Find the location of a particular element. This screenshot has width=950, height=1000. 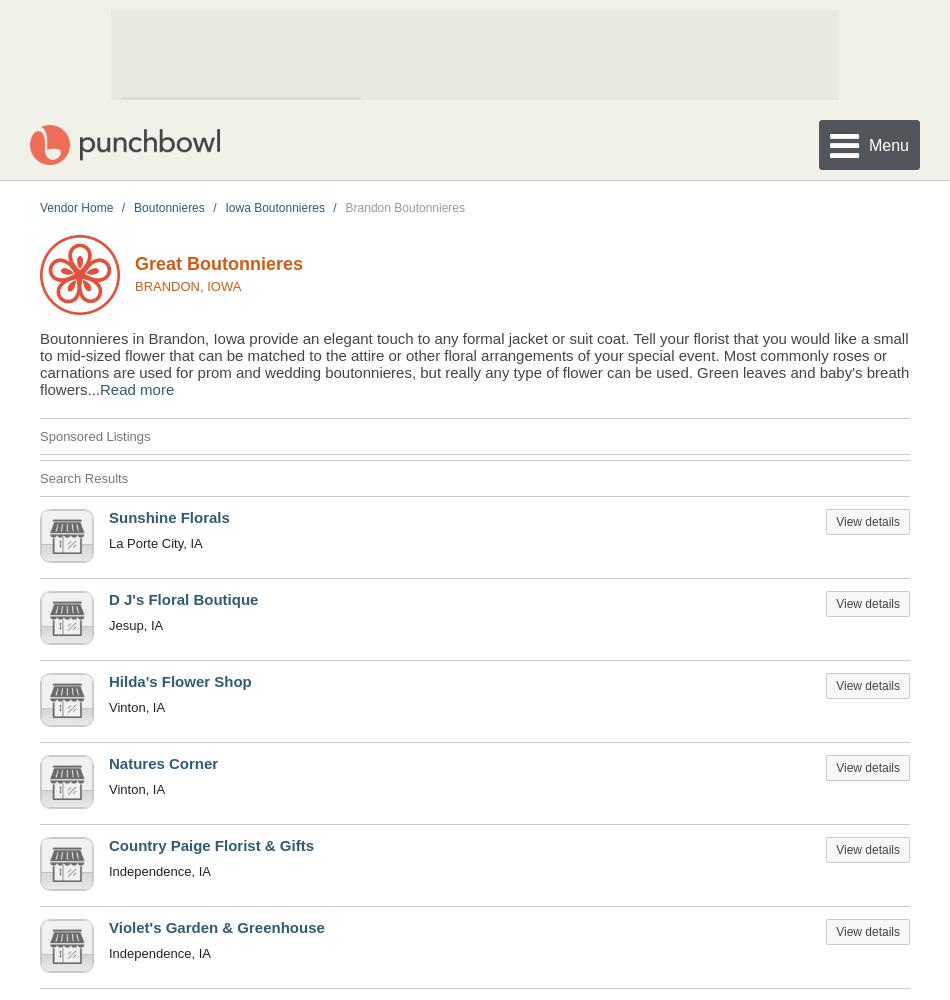

'Vendor Home' is located at coordinates (76, 206).